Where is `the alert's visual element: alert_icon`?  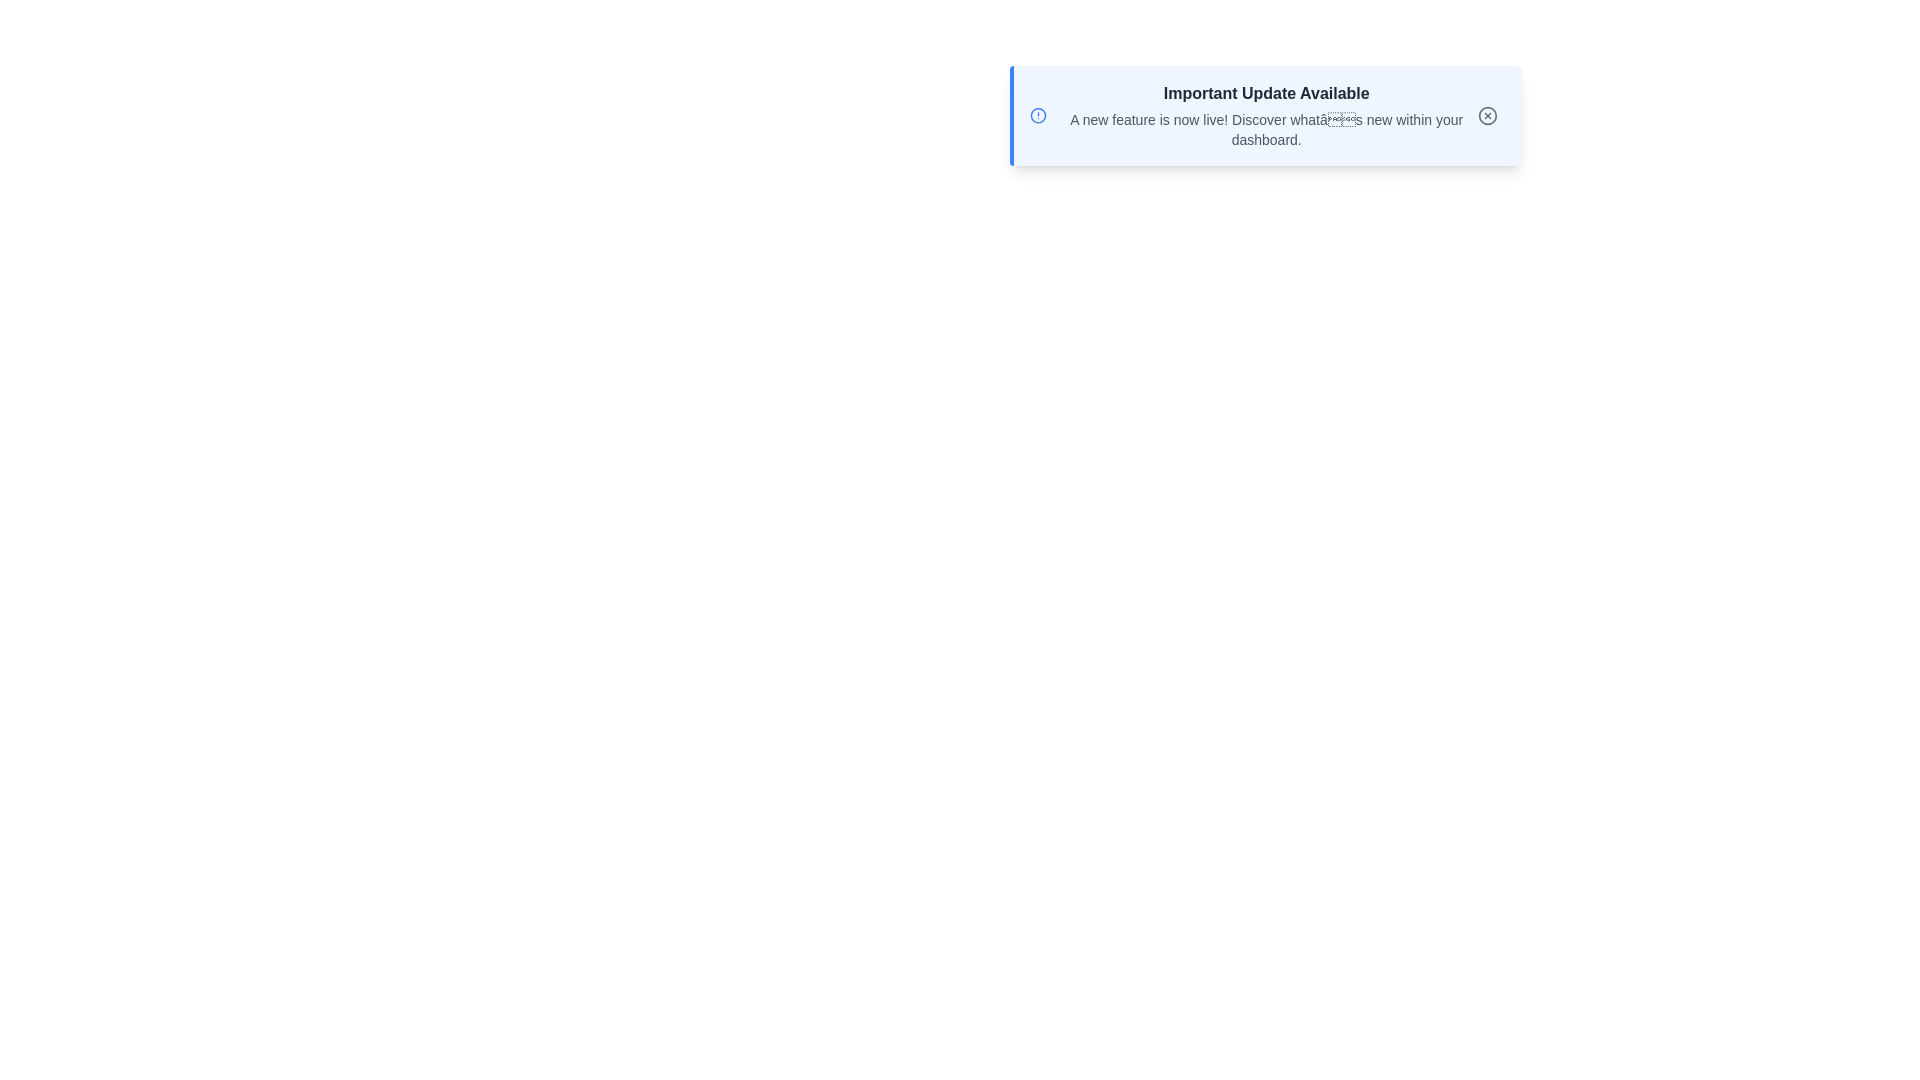
the alert's visual element: alert_icon is located at coordinates (1037, 115).